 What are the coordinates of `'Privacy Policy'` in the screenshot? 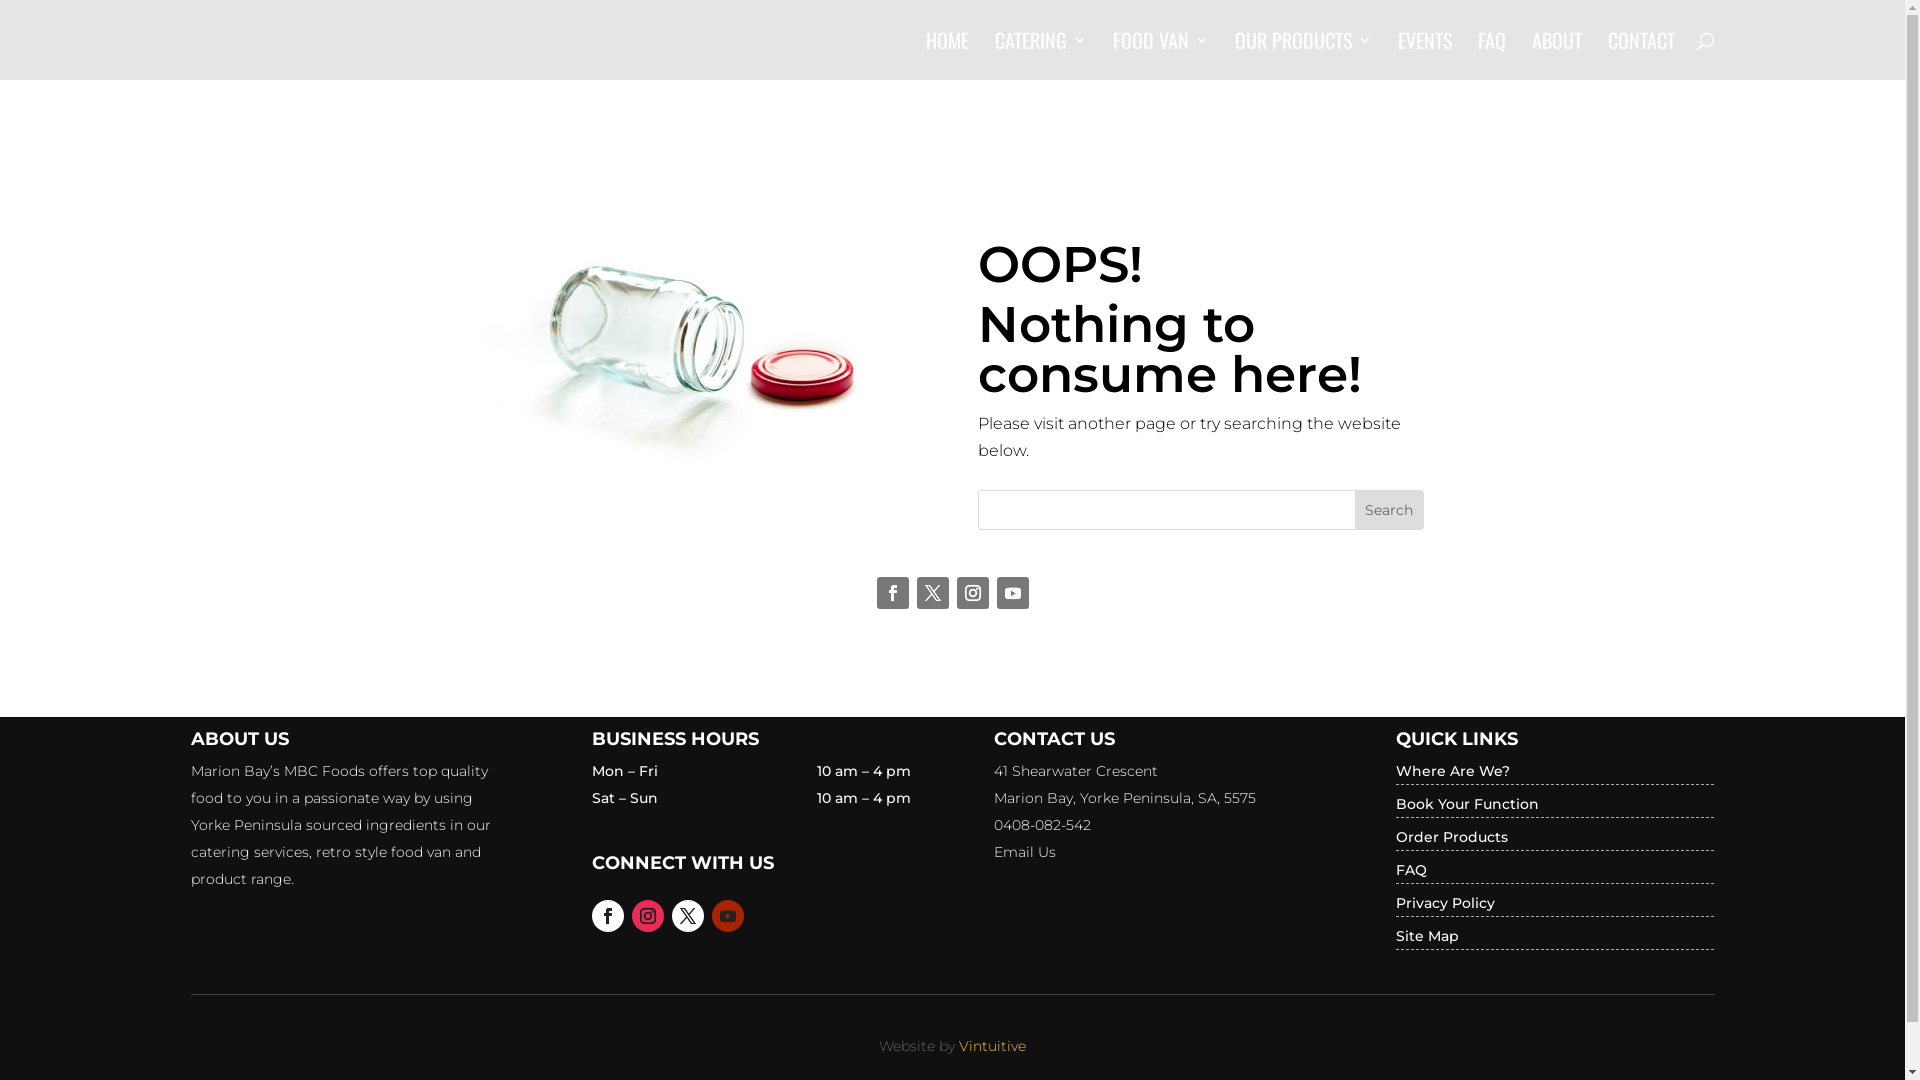 It's located at (1445, 902).